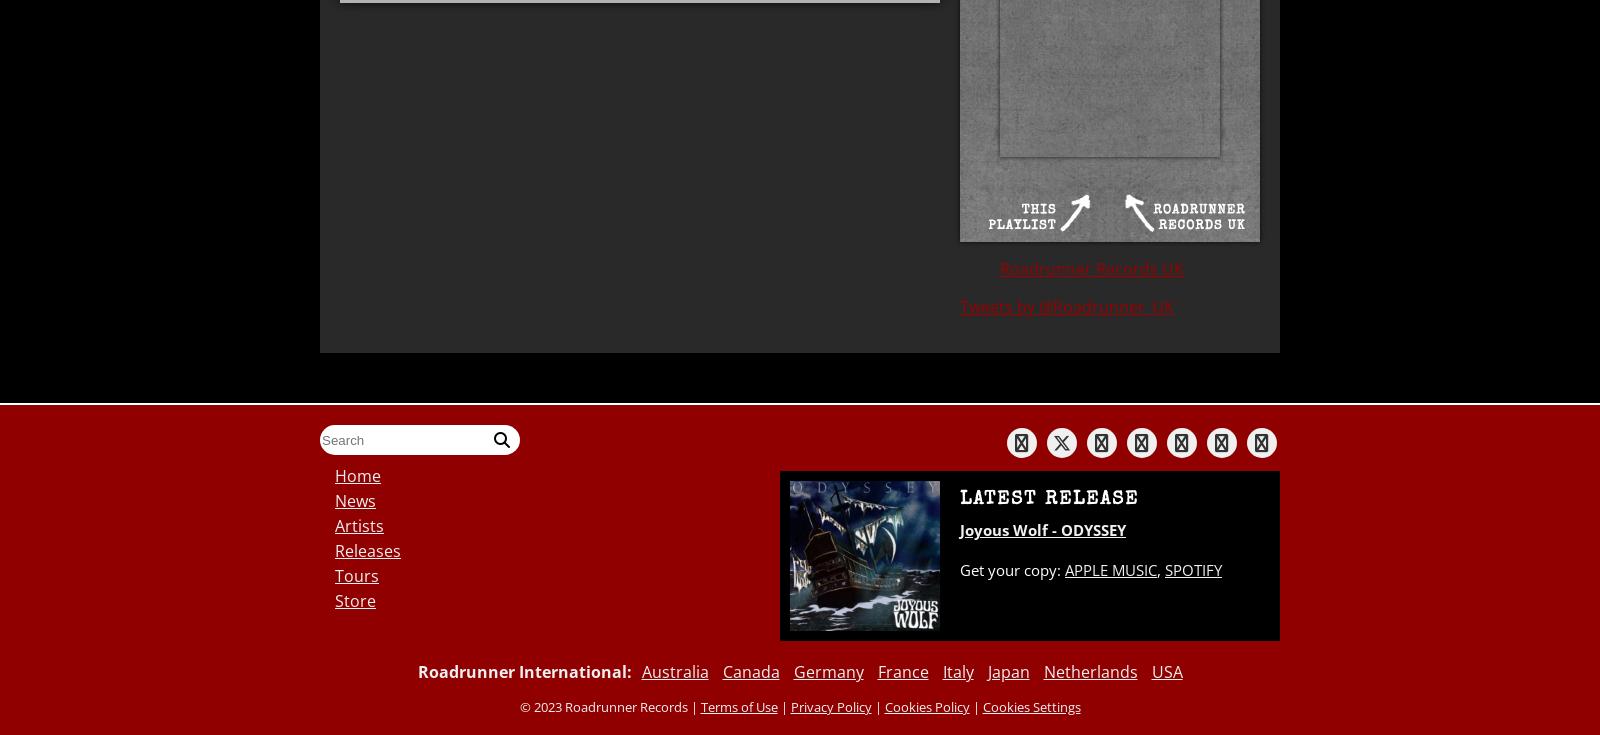 The height and width of the screenshot is (735, 1600). Describe the element at coordinates (959, 529) in the screenshot. I see `'Joyous Wolf - ODYSSEY'` at that location.